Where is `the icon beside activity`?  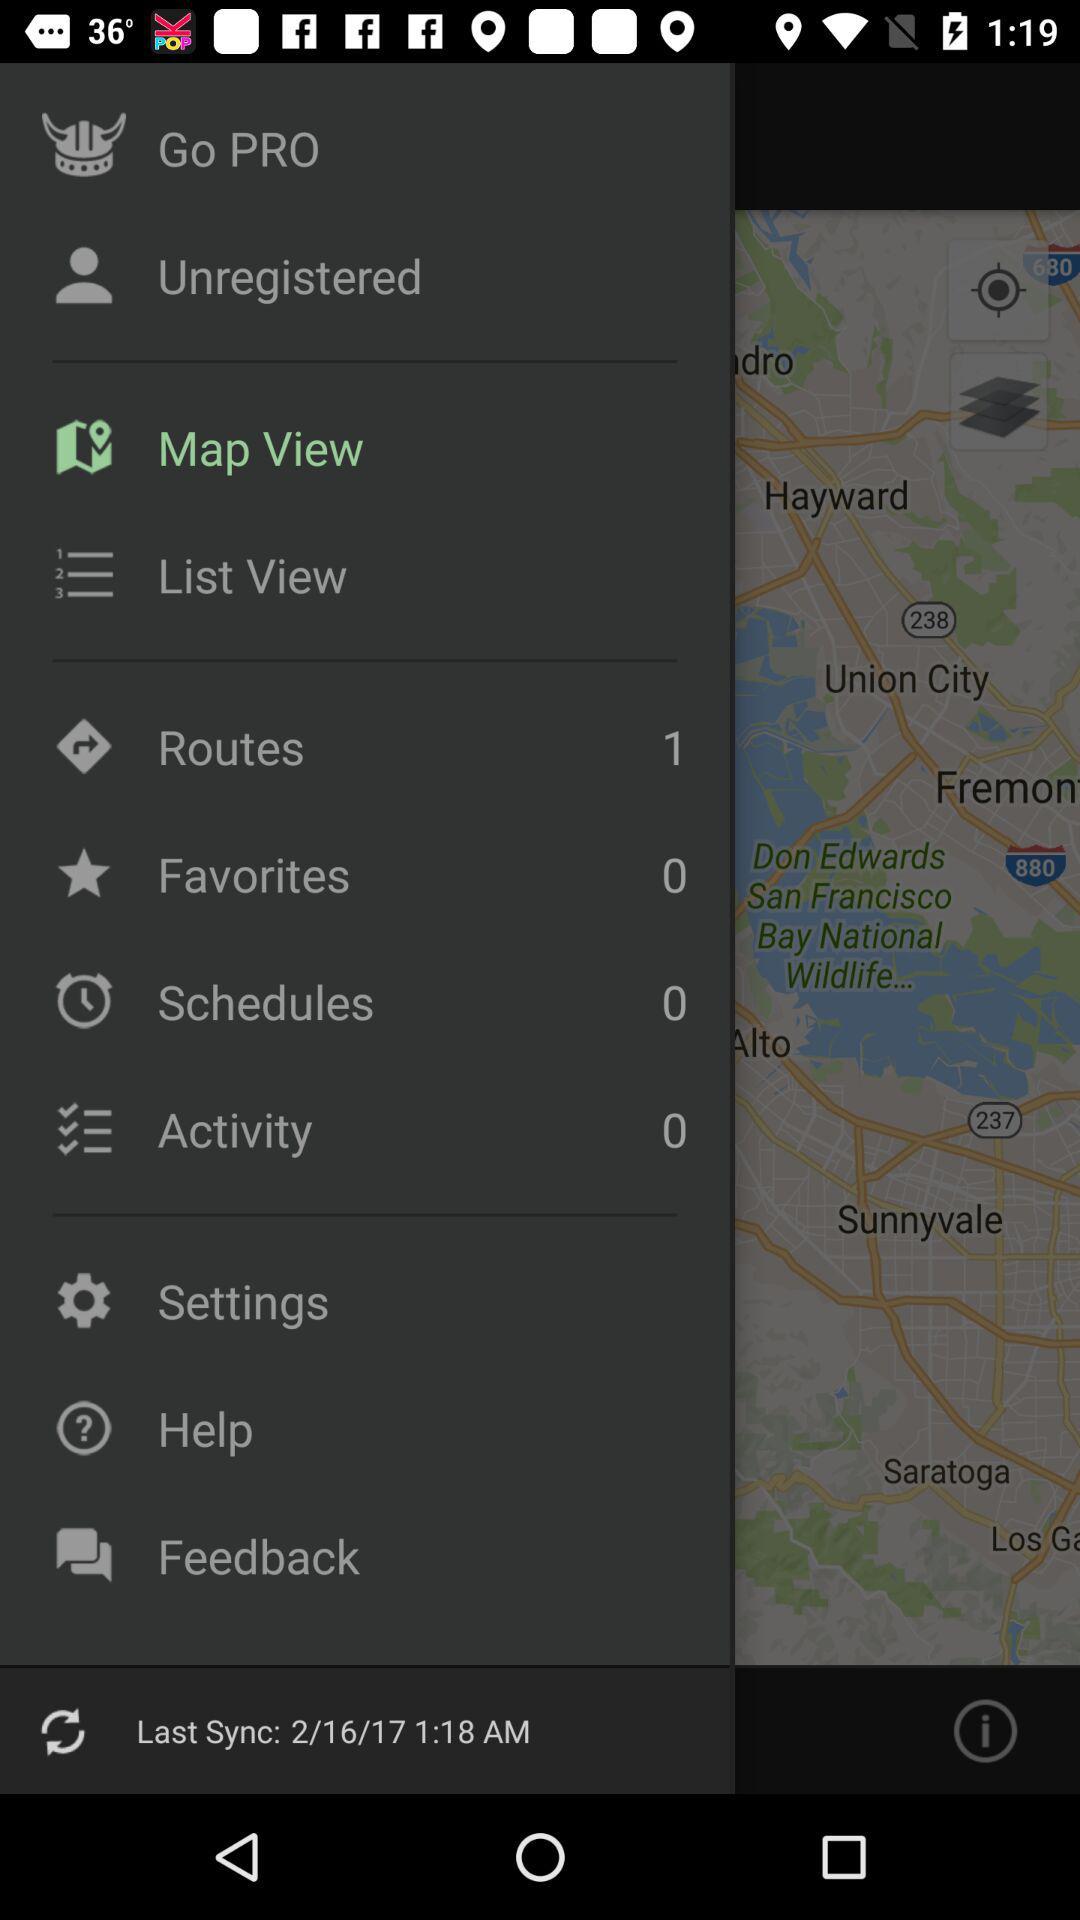 the icon beside activity is located at coordinates (83, 1128).